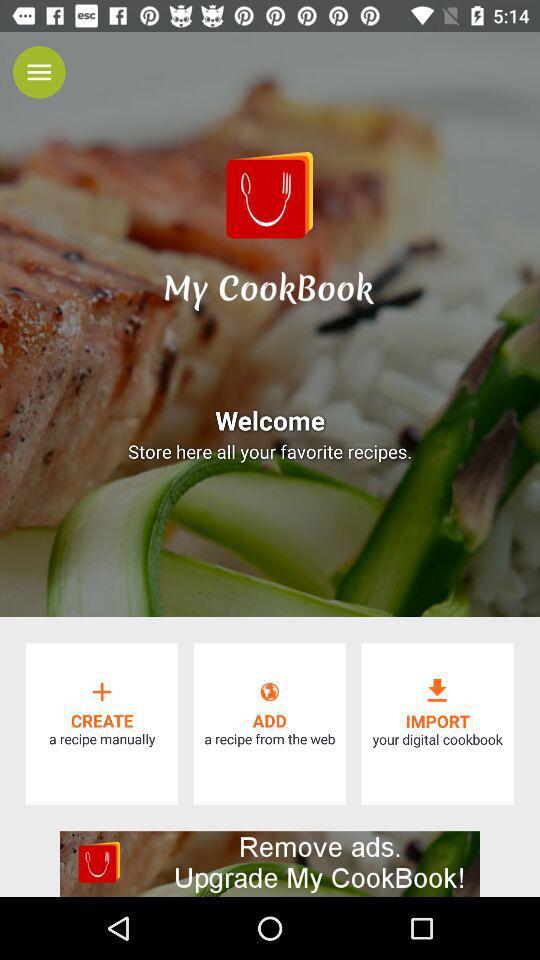 This screenshot has height=960, width=540. What do you see at coordinates (270, 863) in the screenshot?
I see `open advertisement` at bounding box center [270, 863].